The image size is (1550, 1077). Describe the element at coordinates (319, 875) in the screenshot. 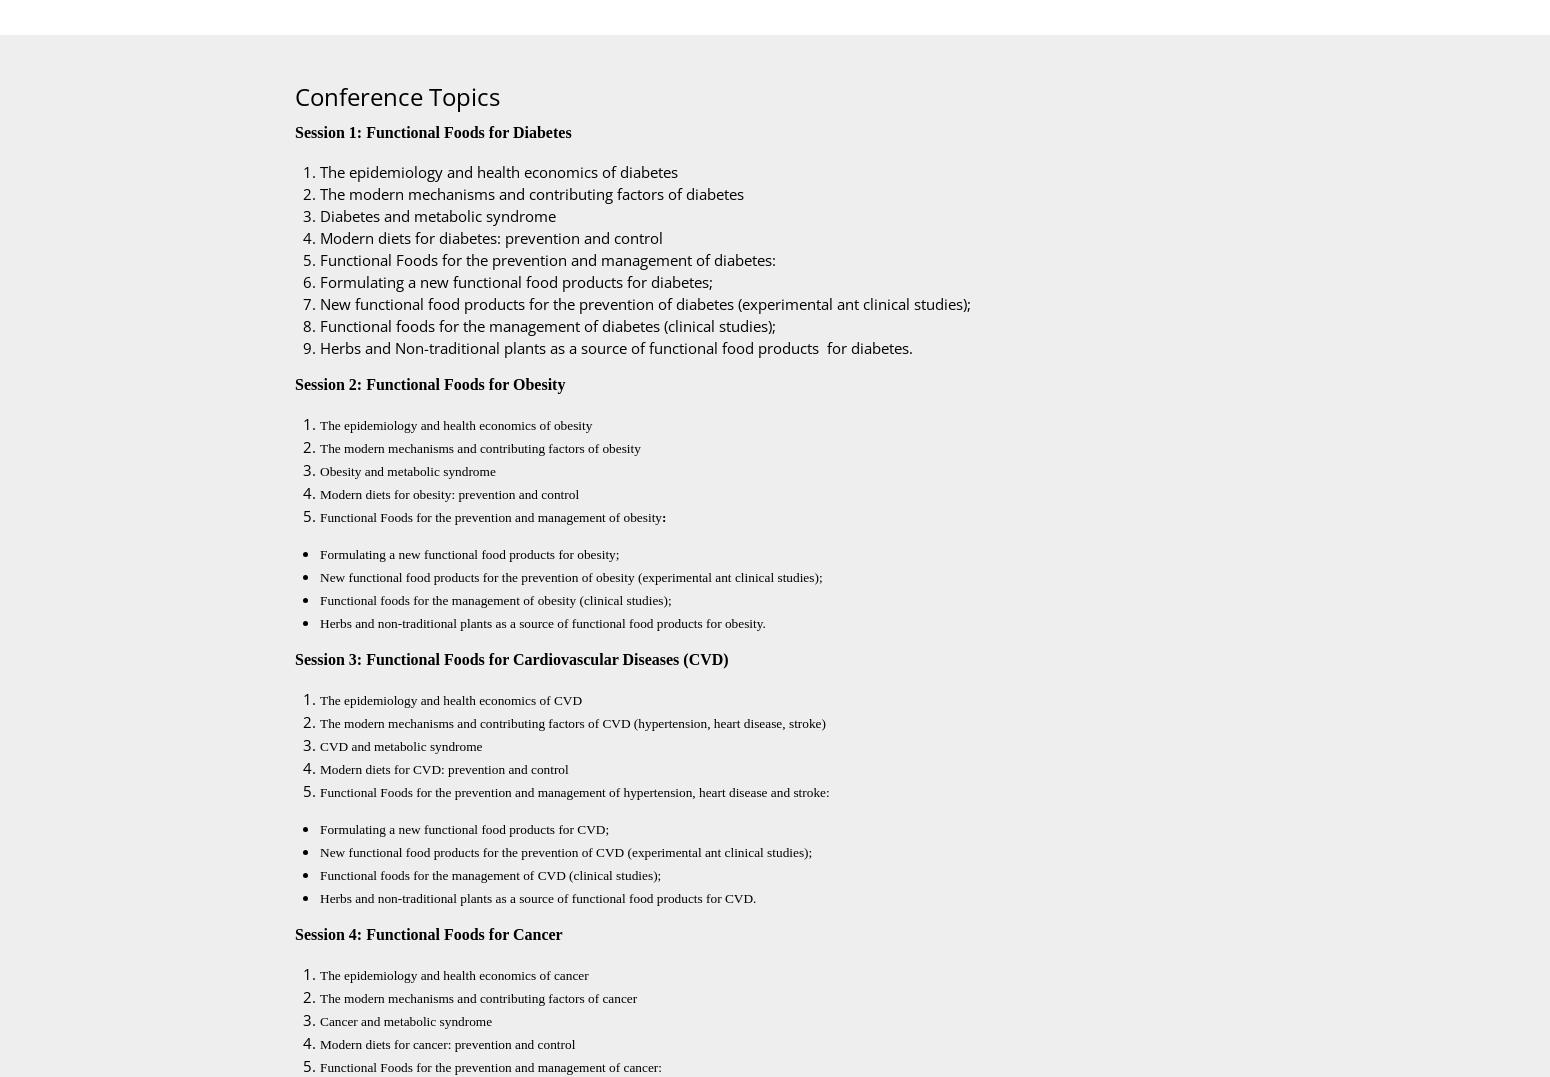

I see `'Functional foods for the management of CVD (clinical studies);'` at that location.